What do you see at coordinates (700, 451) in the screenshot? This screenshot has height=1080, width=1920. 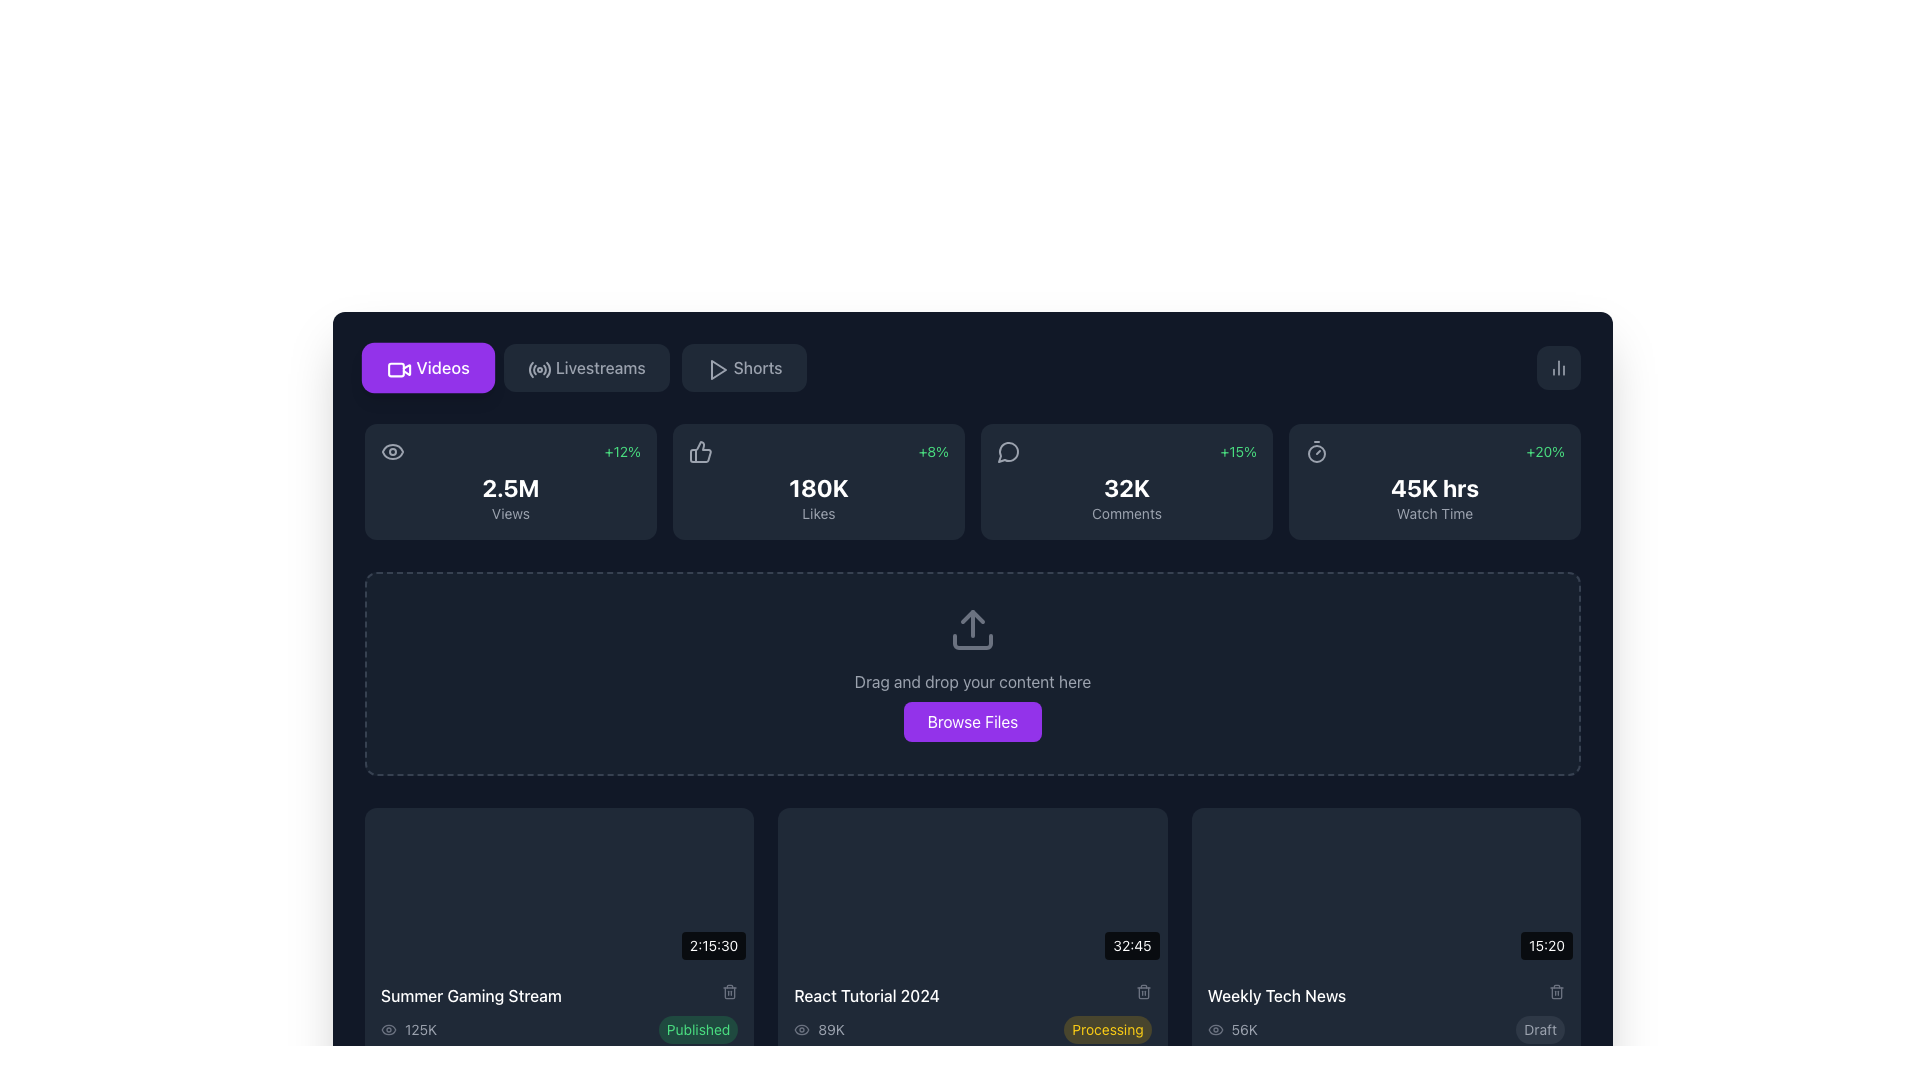 I see `the 'thumbs-up' SVG icon styled in gray color, located within the card labeled '180K Likes', positioned to the left of the text '+8%'` at bounding box center [700, 451].